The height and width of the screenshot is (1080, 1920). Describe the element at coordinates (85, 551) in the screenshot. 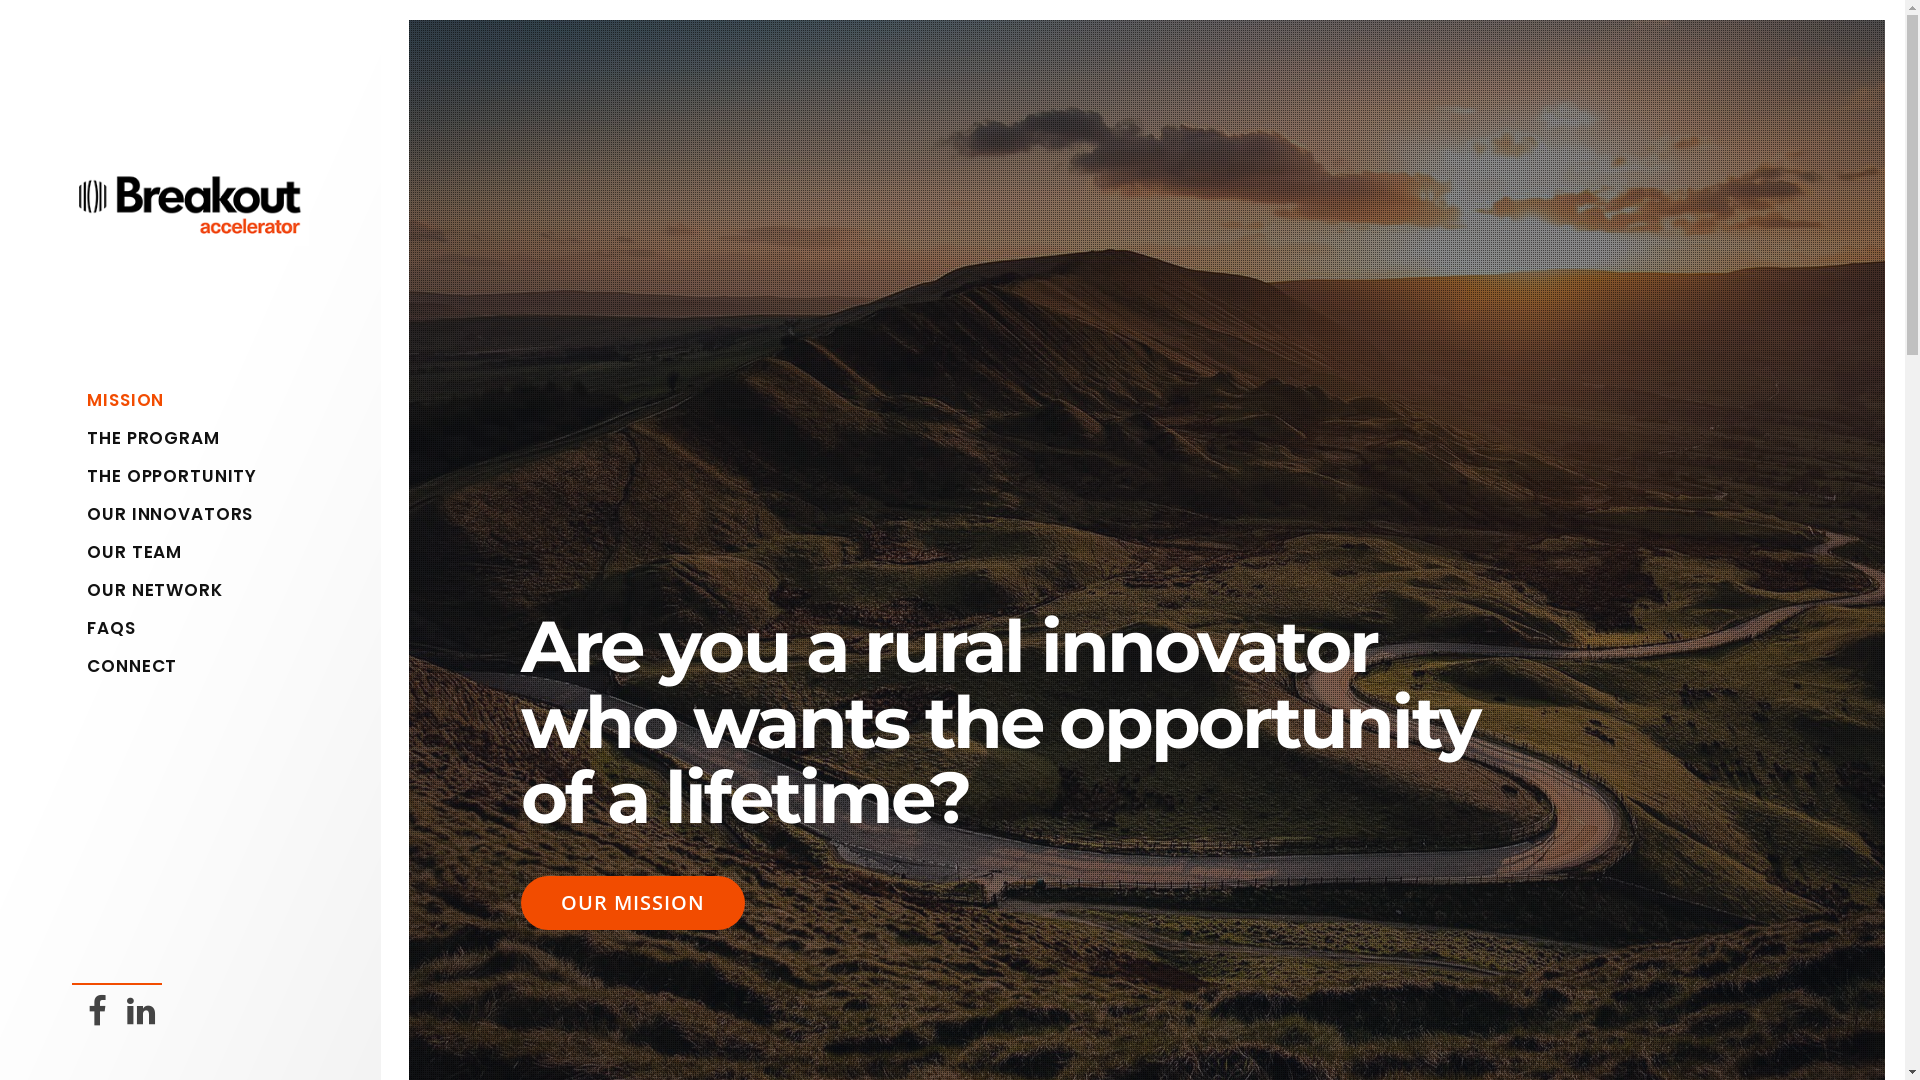

I see `'OUR TEAM'` at that location.